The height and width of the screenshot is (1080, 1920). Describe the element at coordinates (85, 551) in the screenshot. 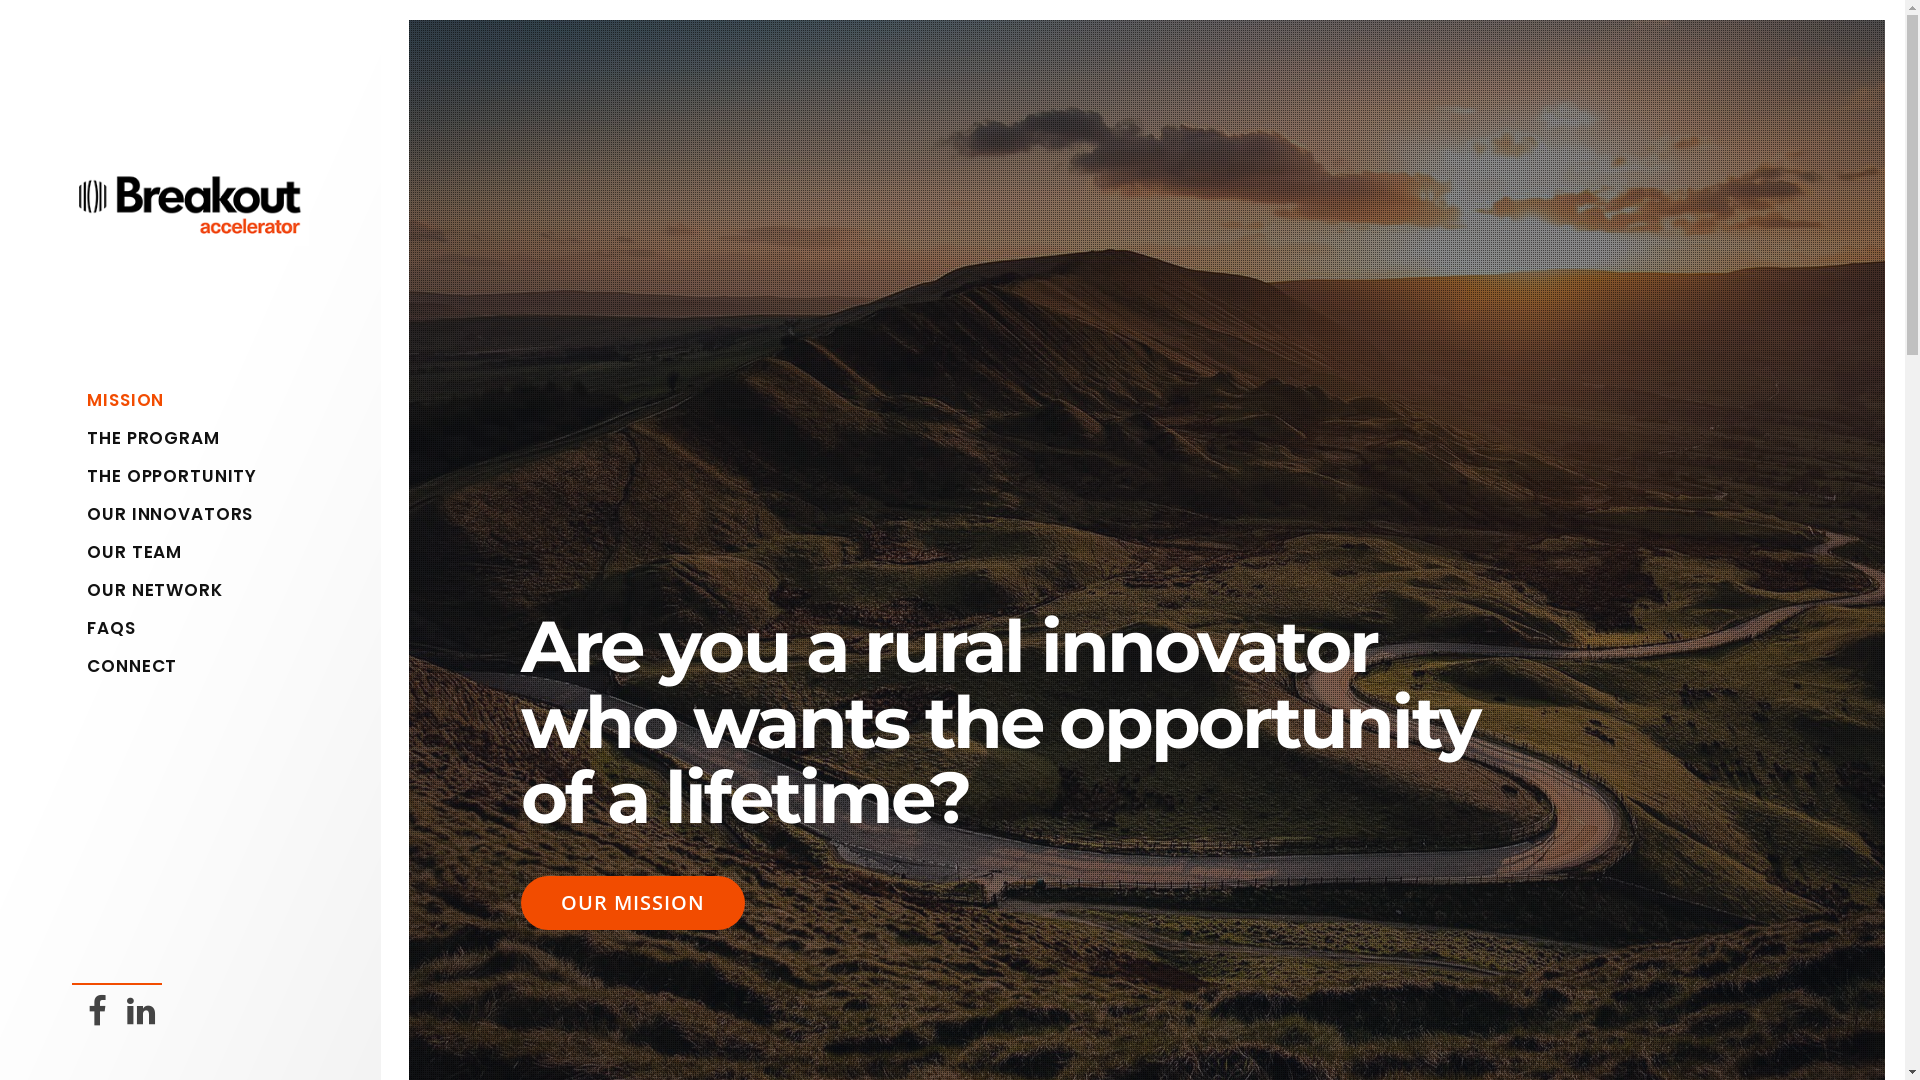

I see `'OUR TEAM'` at that location.